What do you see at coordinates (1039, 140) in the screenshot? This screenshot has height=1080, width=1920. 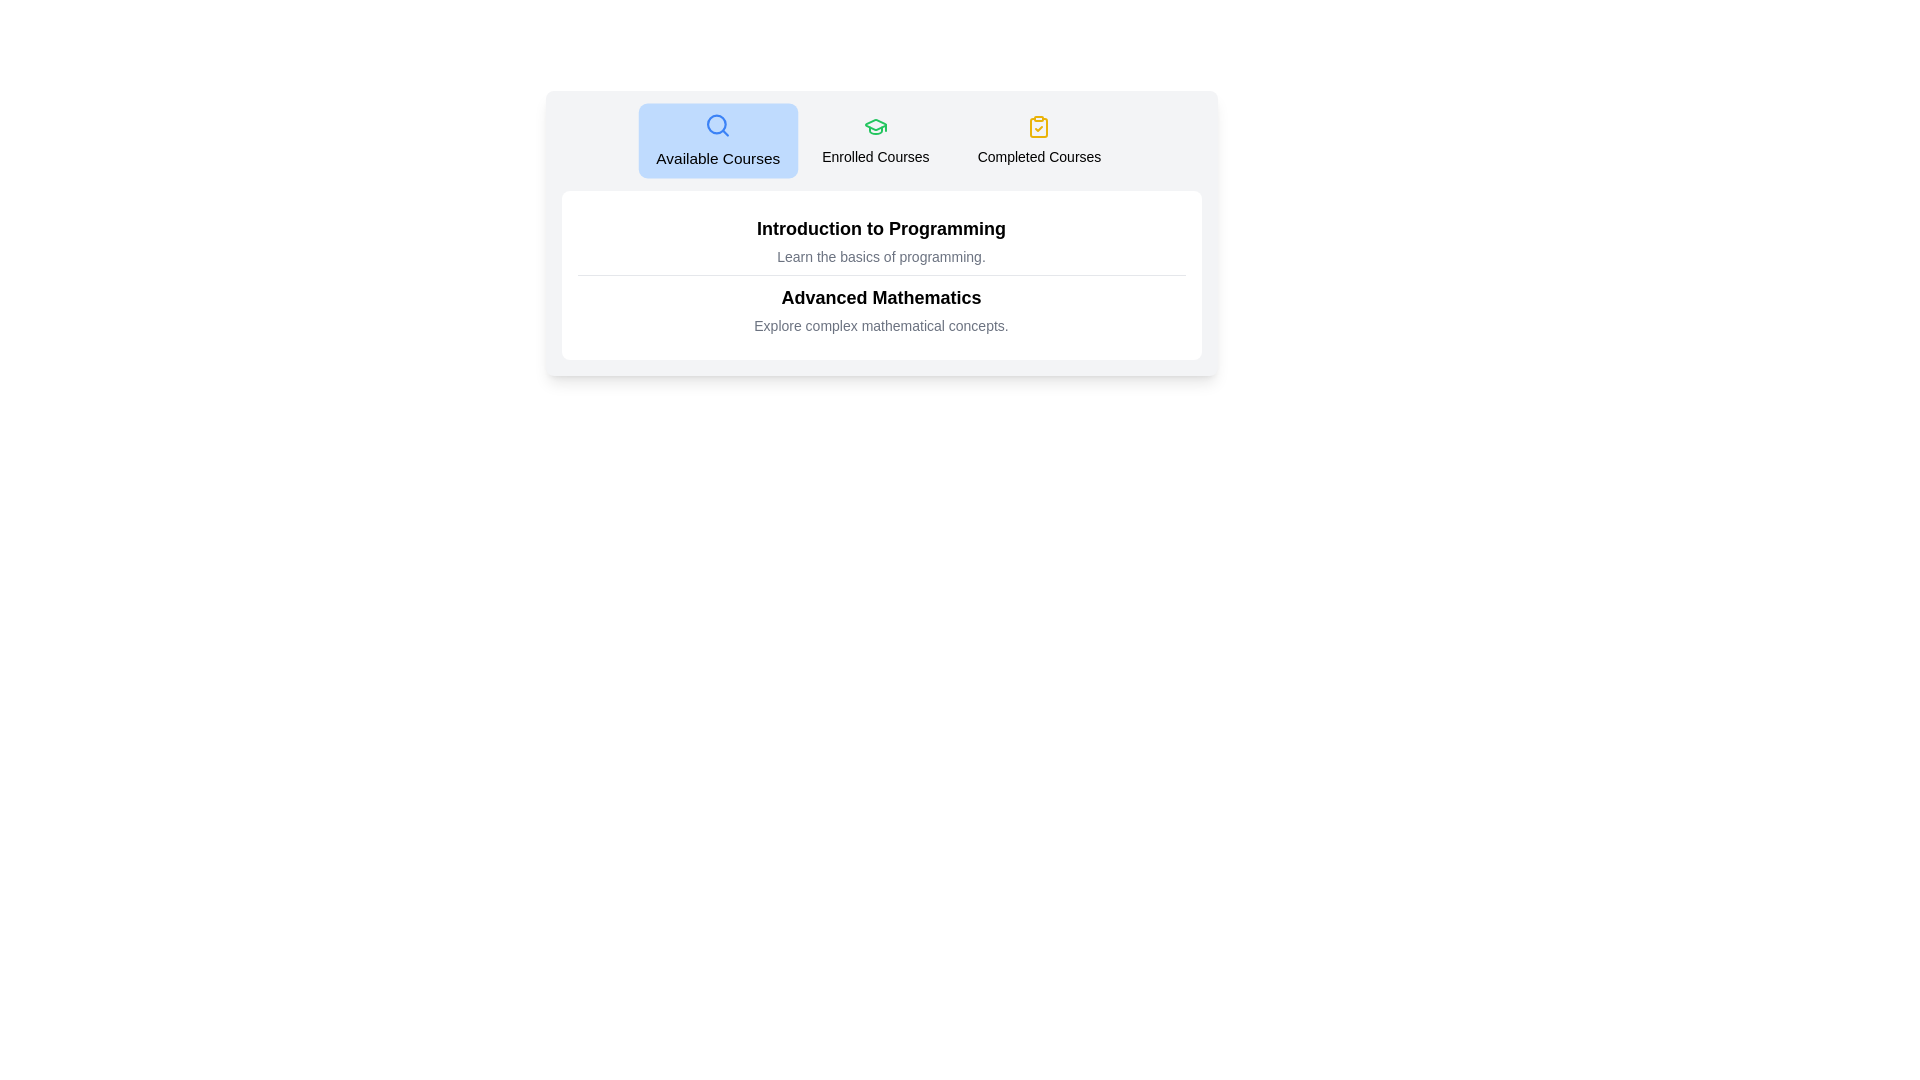 I see `the tab labeled Completed Courses to preview its effect` at bounding box center [1039, 140].